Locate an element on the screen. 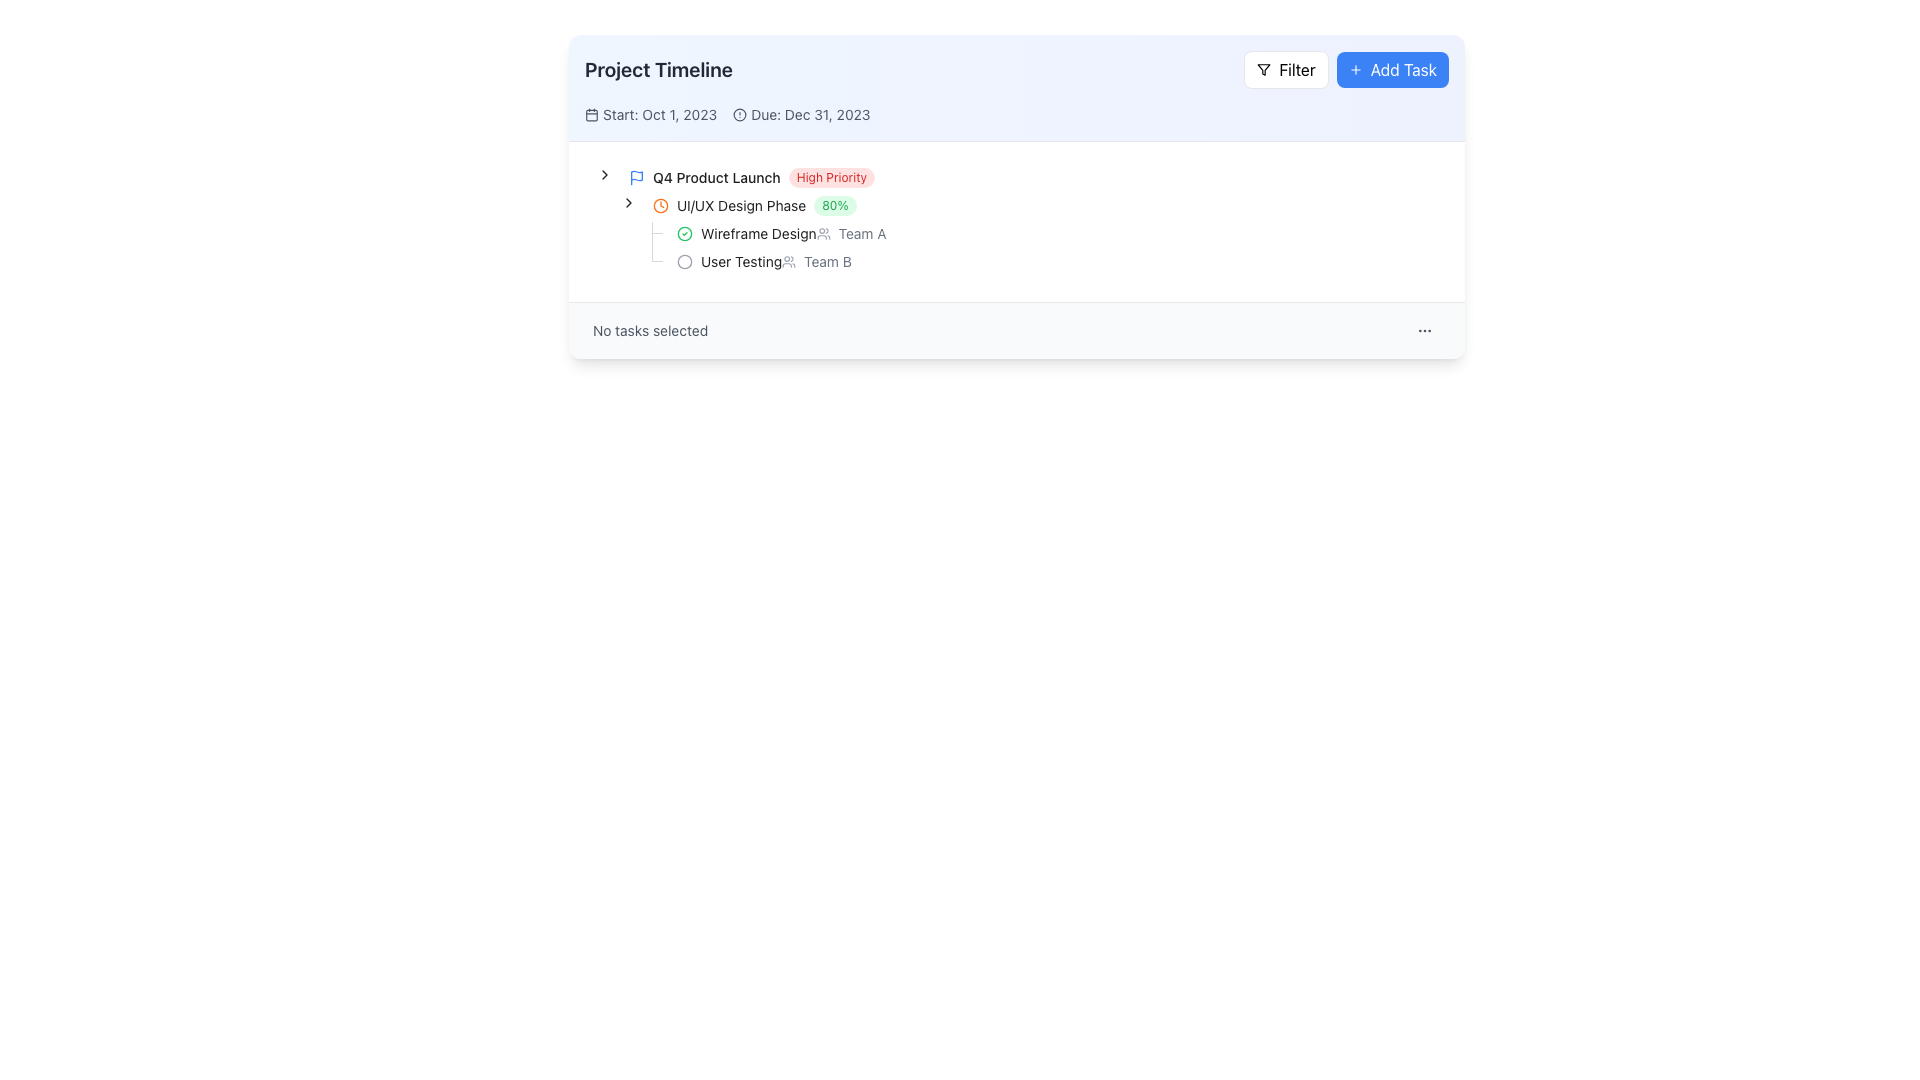 The image size is (1920, 1080). the 'User Testing Team B' Text Display with Icons is located at coordinates (771, 261).